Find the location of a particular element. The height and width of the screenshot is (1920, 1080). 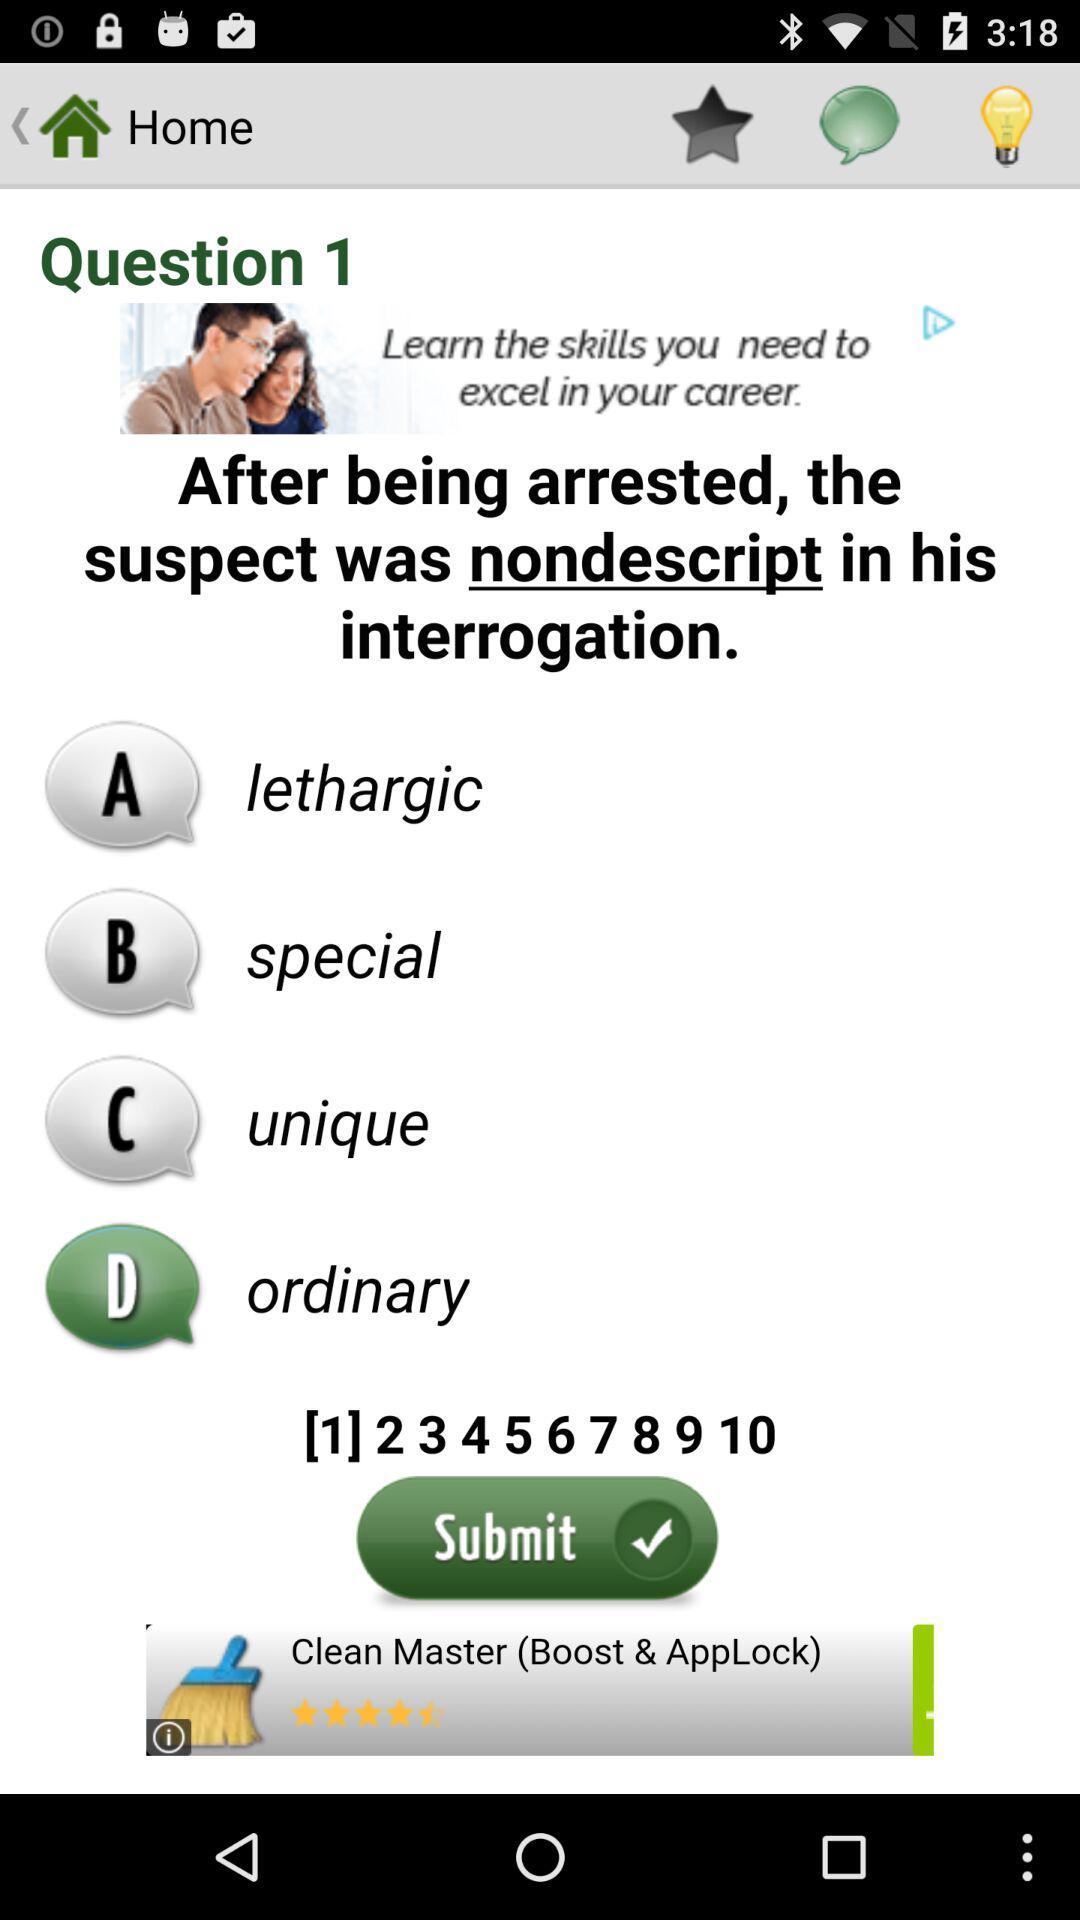

the call icon is located at coordinates (123, 1199).